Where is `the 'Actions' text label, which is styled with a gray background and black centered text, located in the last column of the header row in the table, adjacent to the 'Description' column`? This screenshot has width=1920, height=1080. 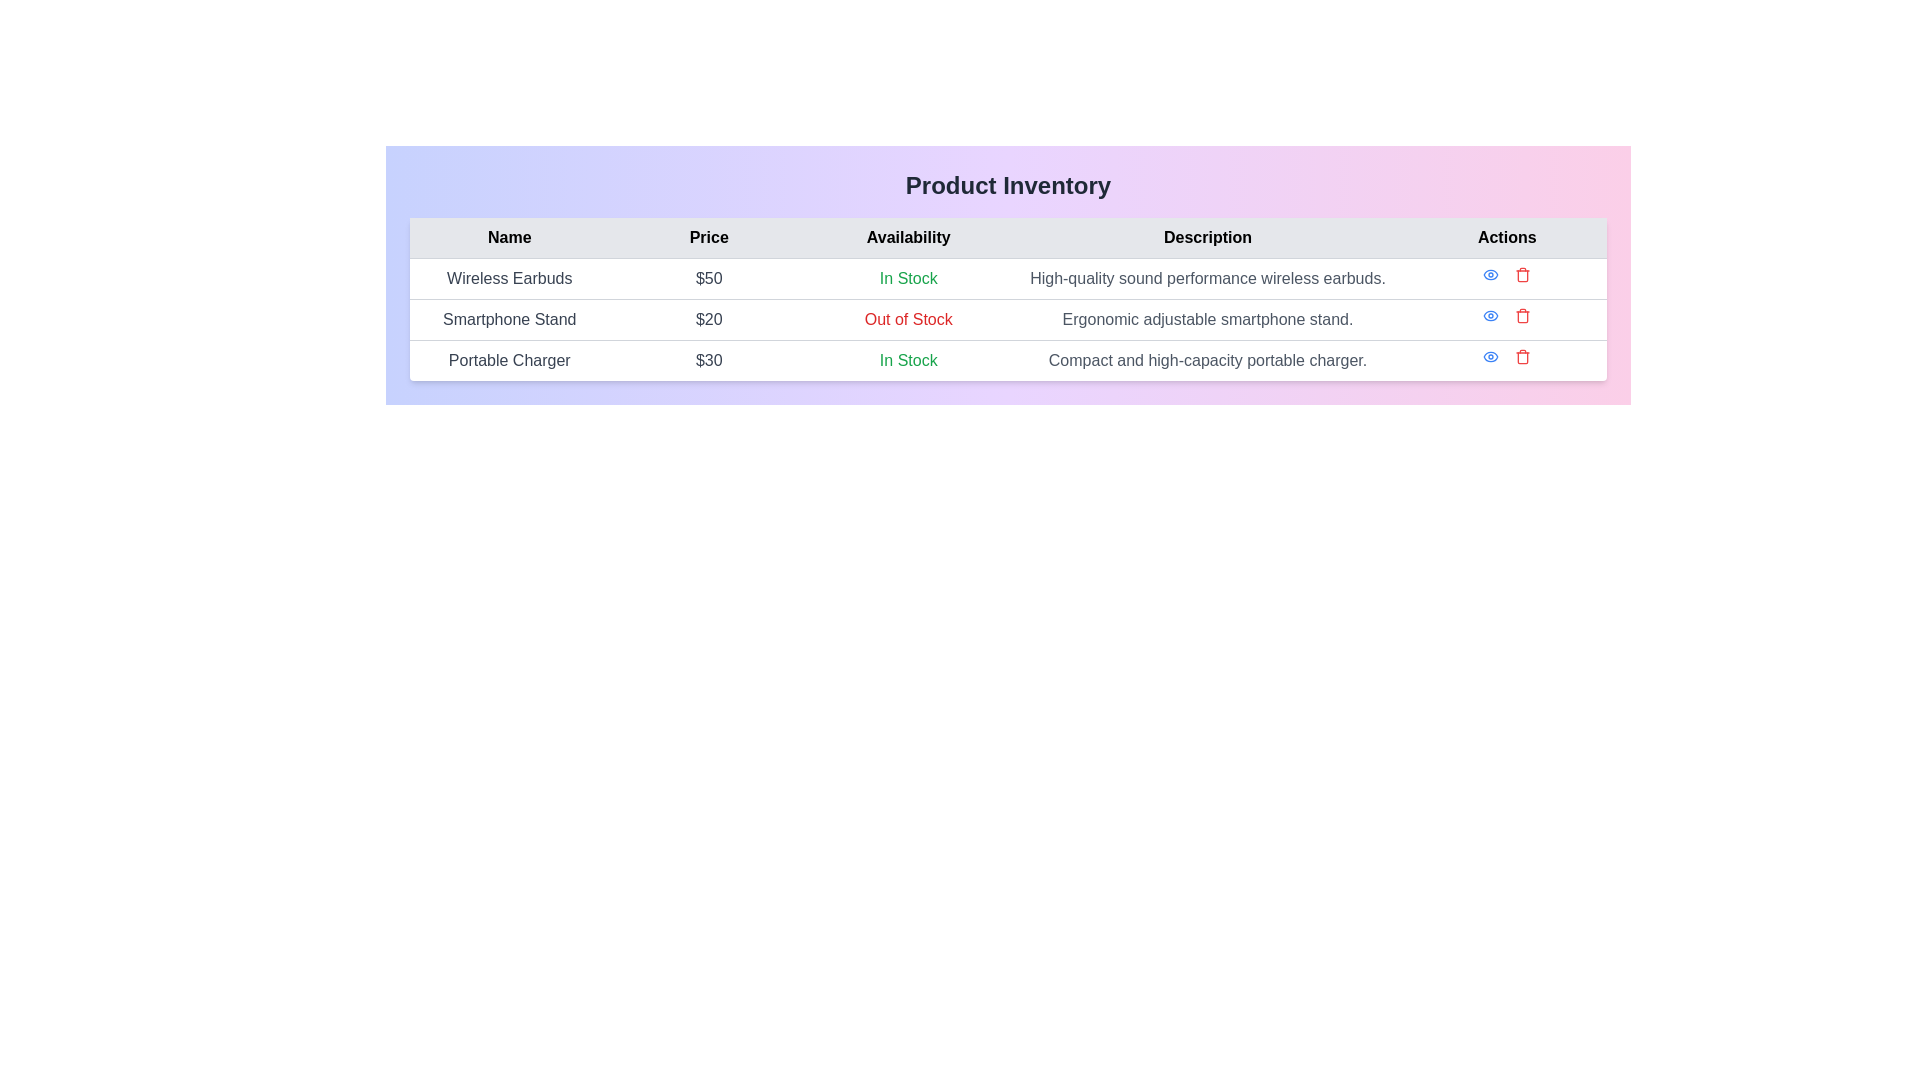
the 'Actions' text label, which is styled with a gray background and black centered text, located in the last column of the header row in the table, adjacent to the 'Description' column is located at coordinates (1507, 237).